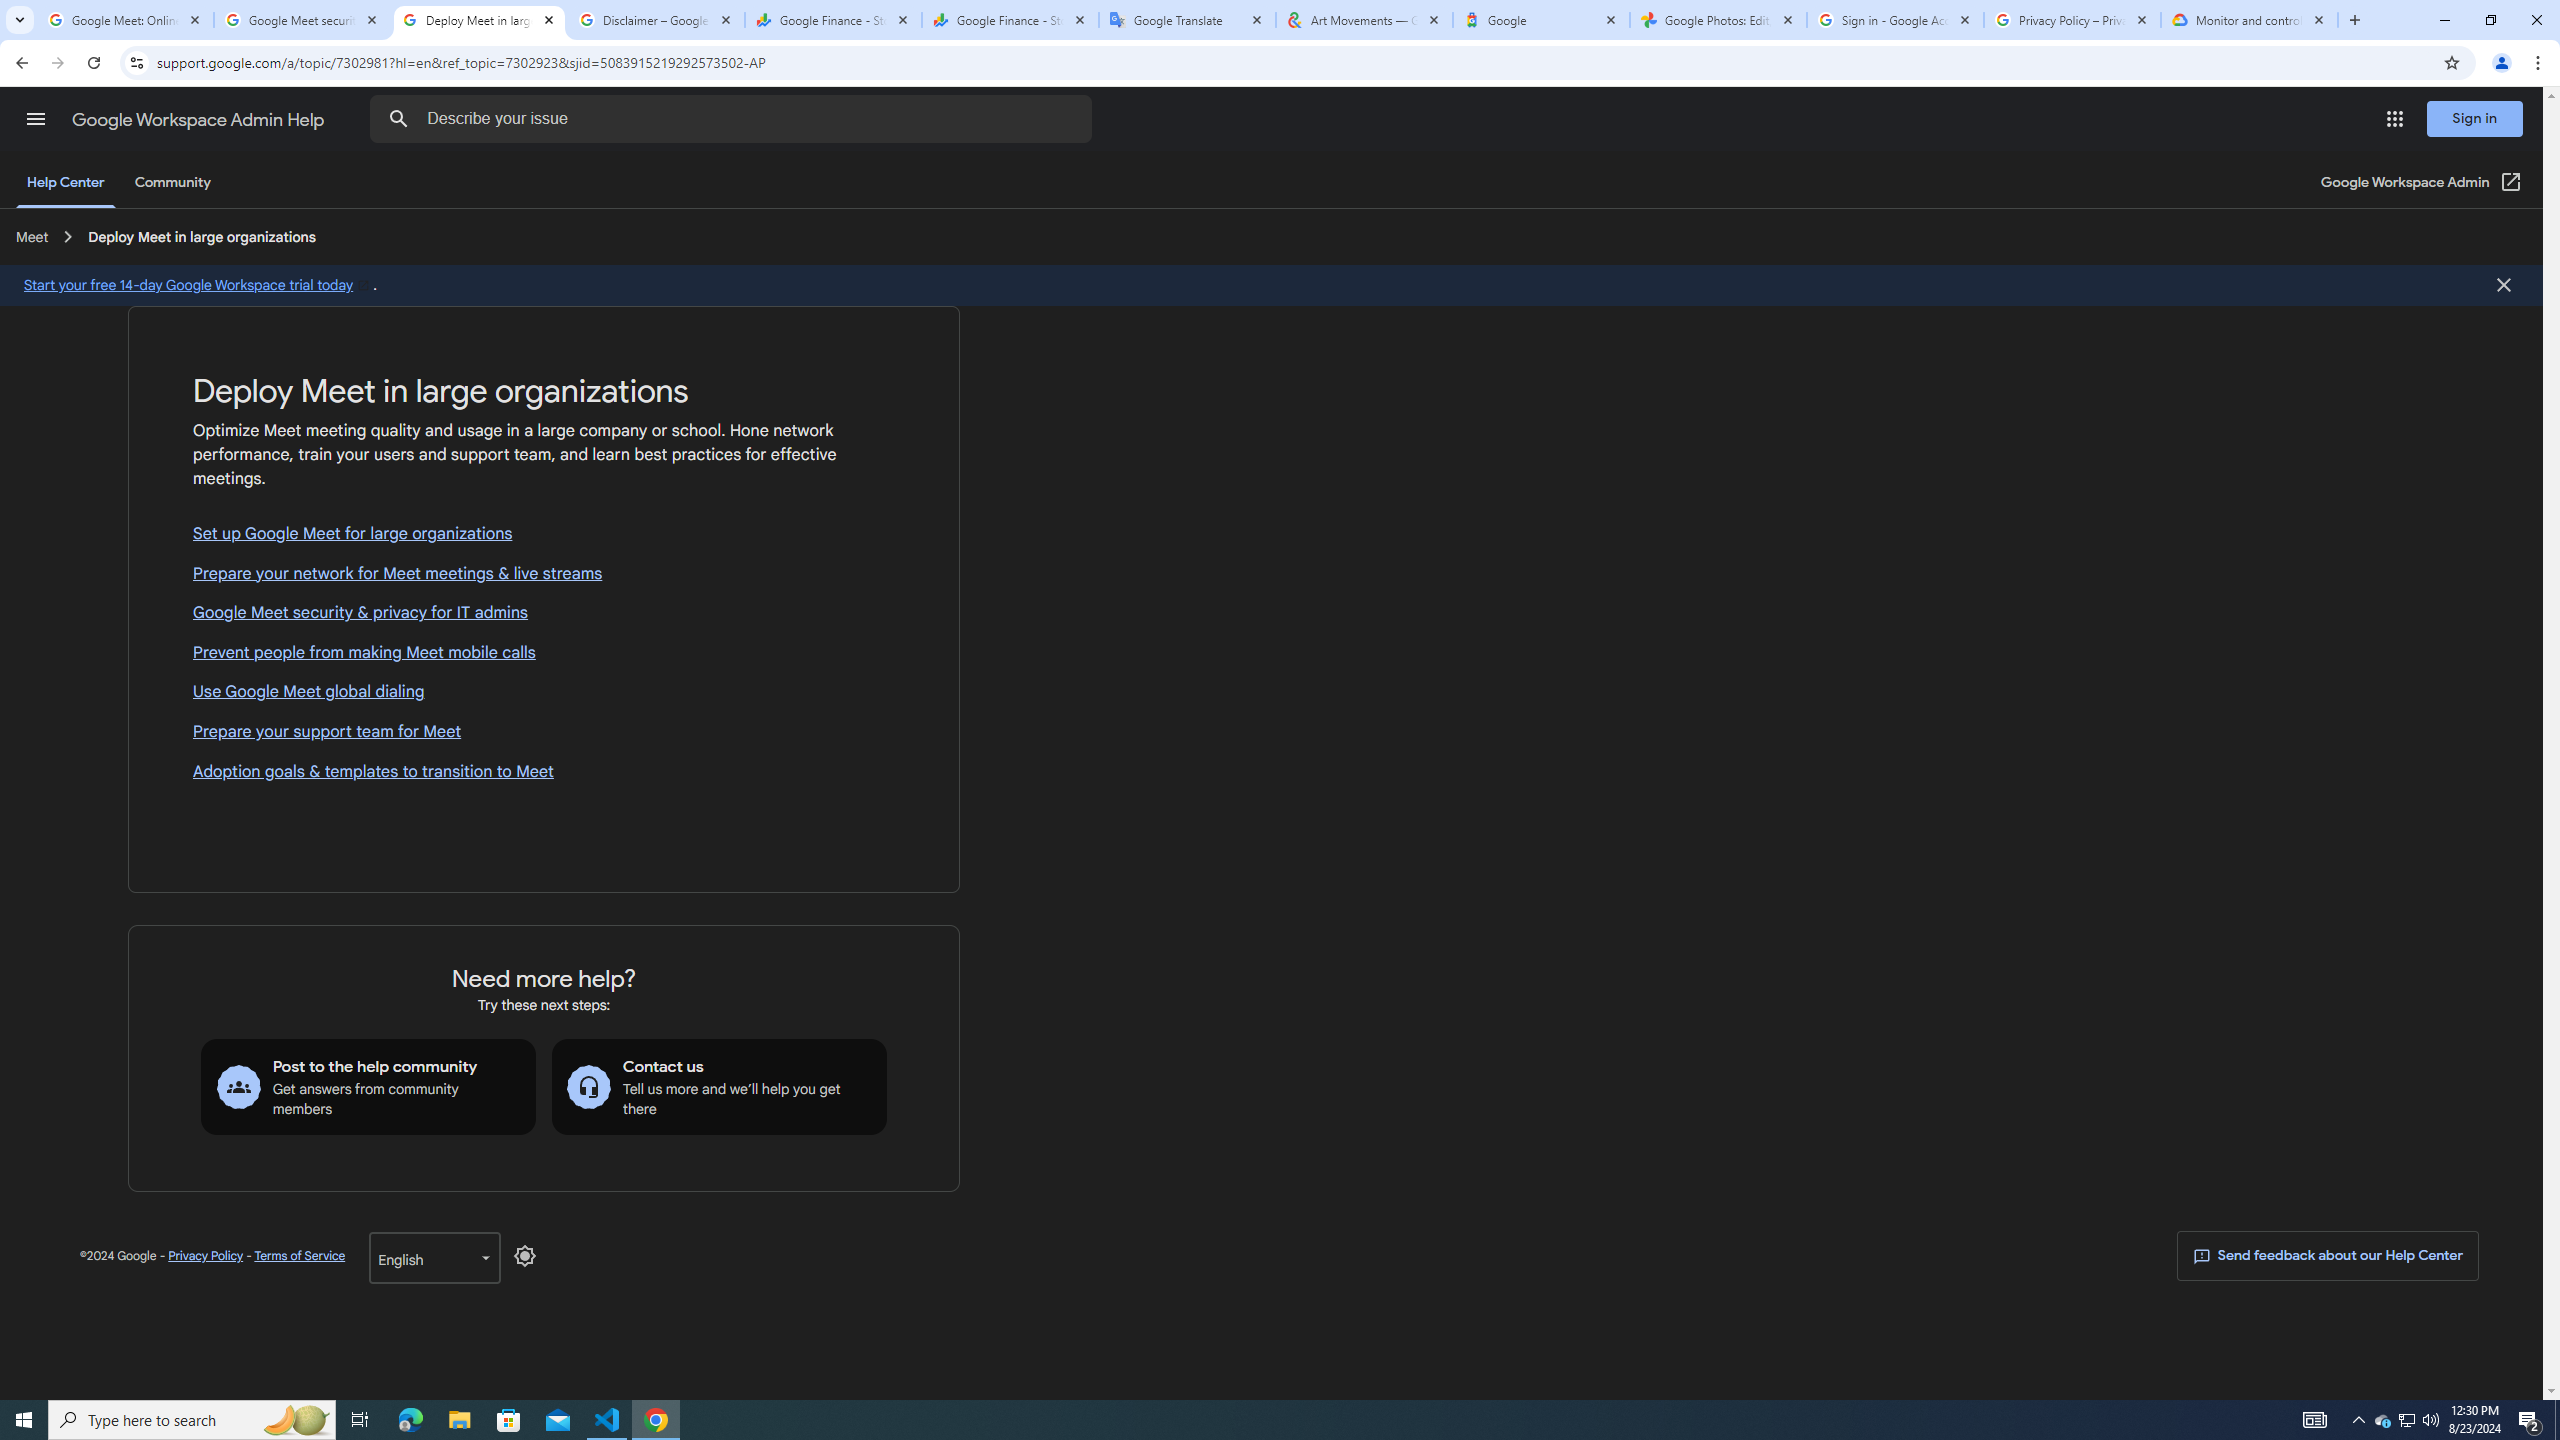  I want to click on 'Deploy Meet in large organizations', so click(199, 235).